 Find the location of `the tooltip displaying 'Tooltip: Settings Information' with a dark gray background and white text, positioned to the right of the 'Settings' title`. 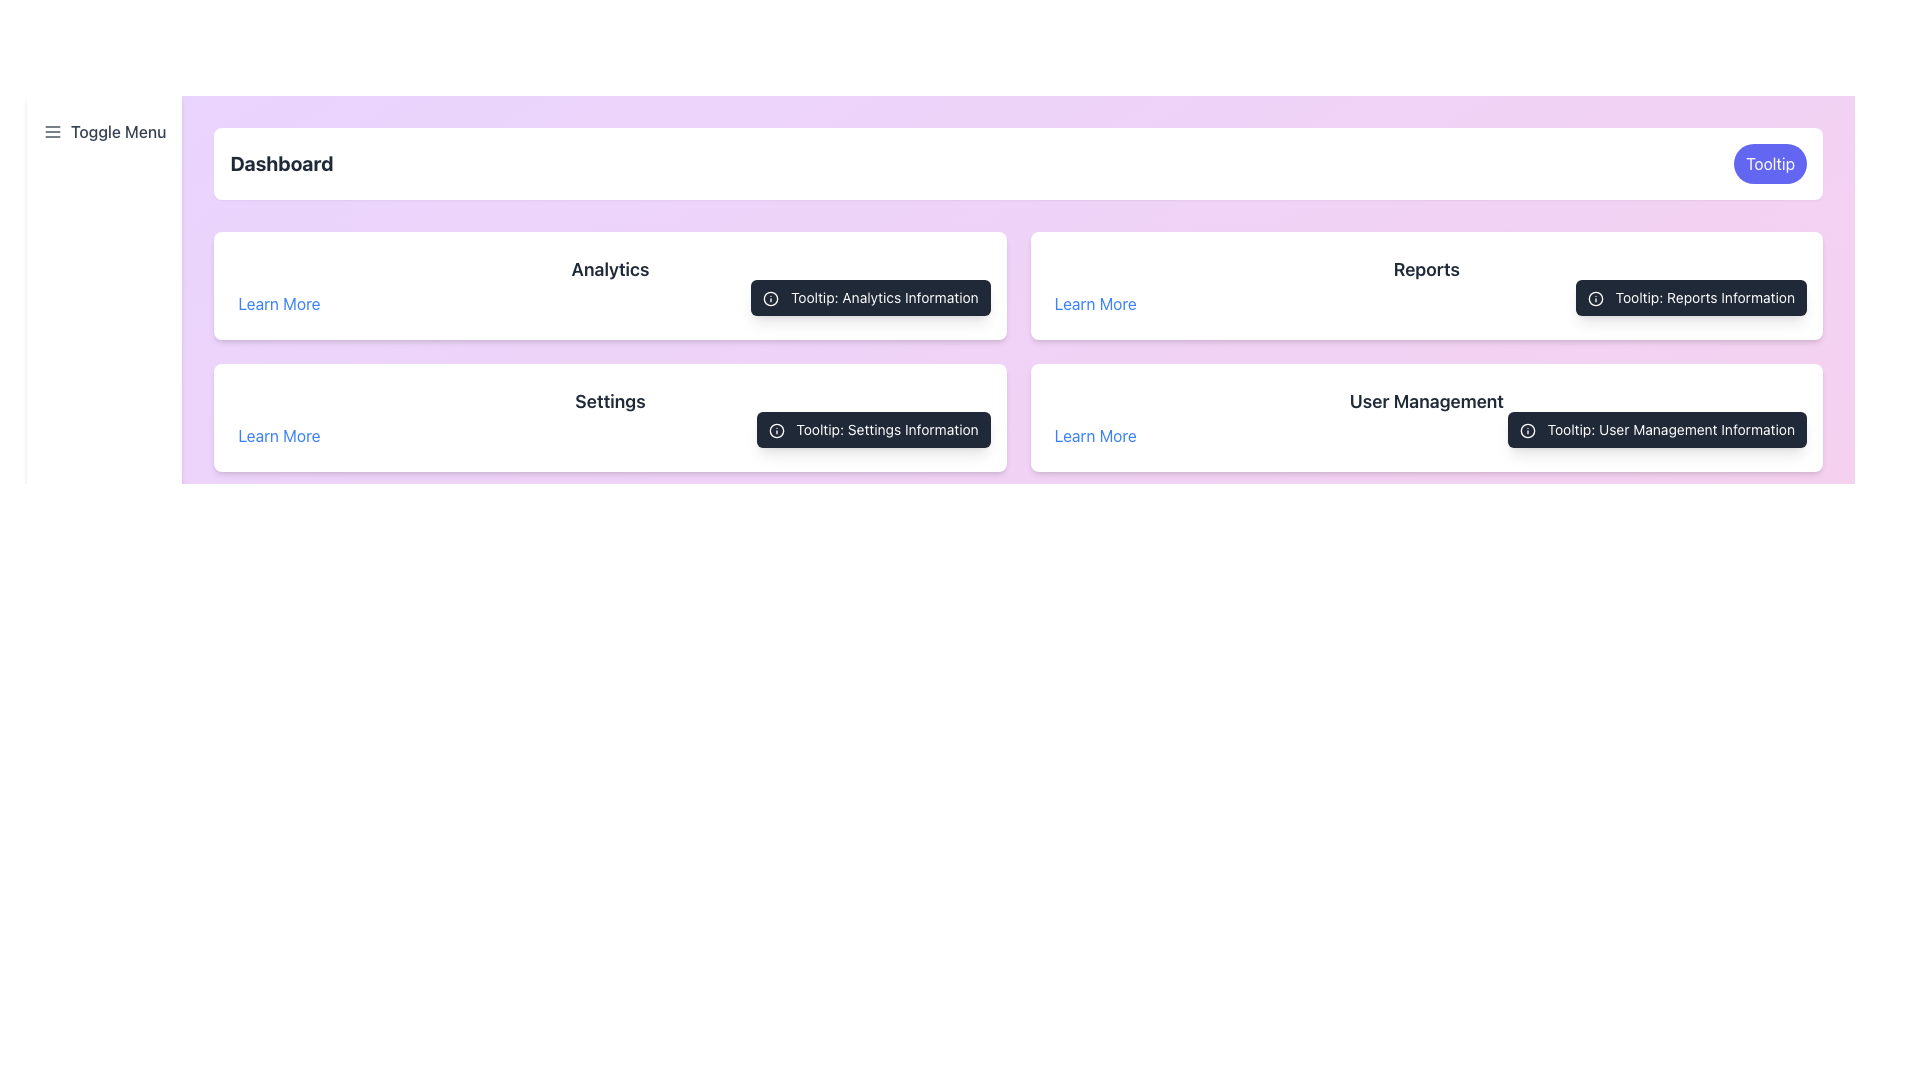

the tooltip displaying 'Tooltip: Settings Information' with a dark gray background and white text, positioned to the right of the 'Settings' title is located at coordinates (873, 428).